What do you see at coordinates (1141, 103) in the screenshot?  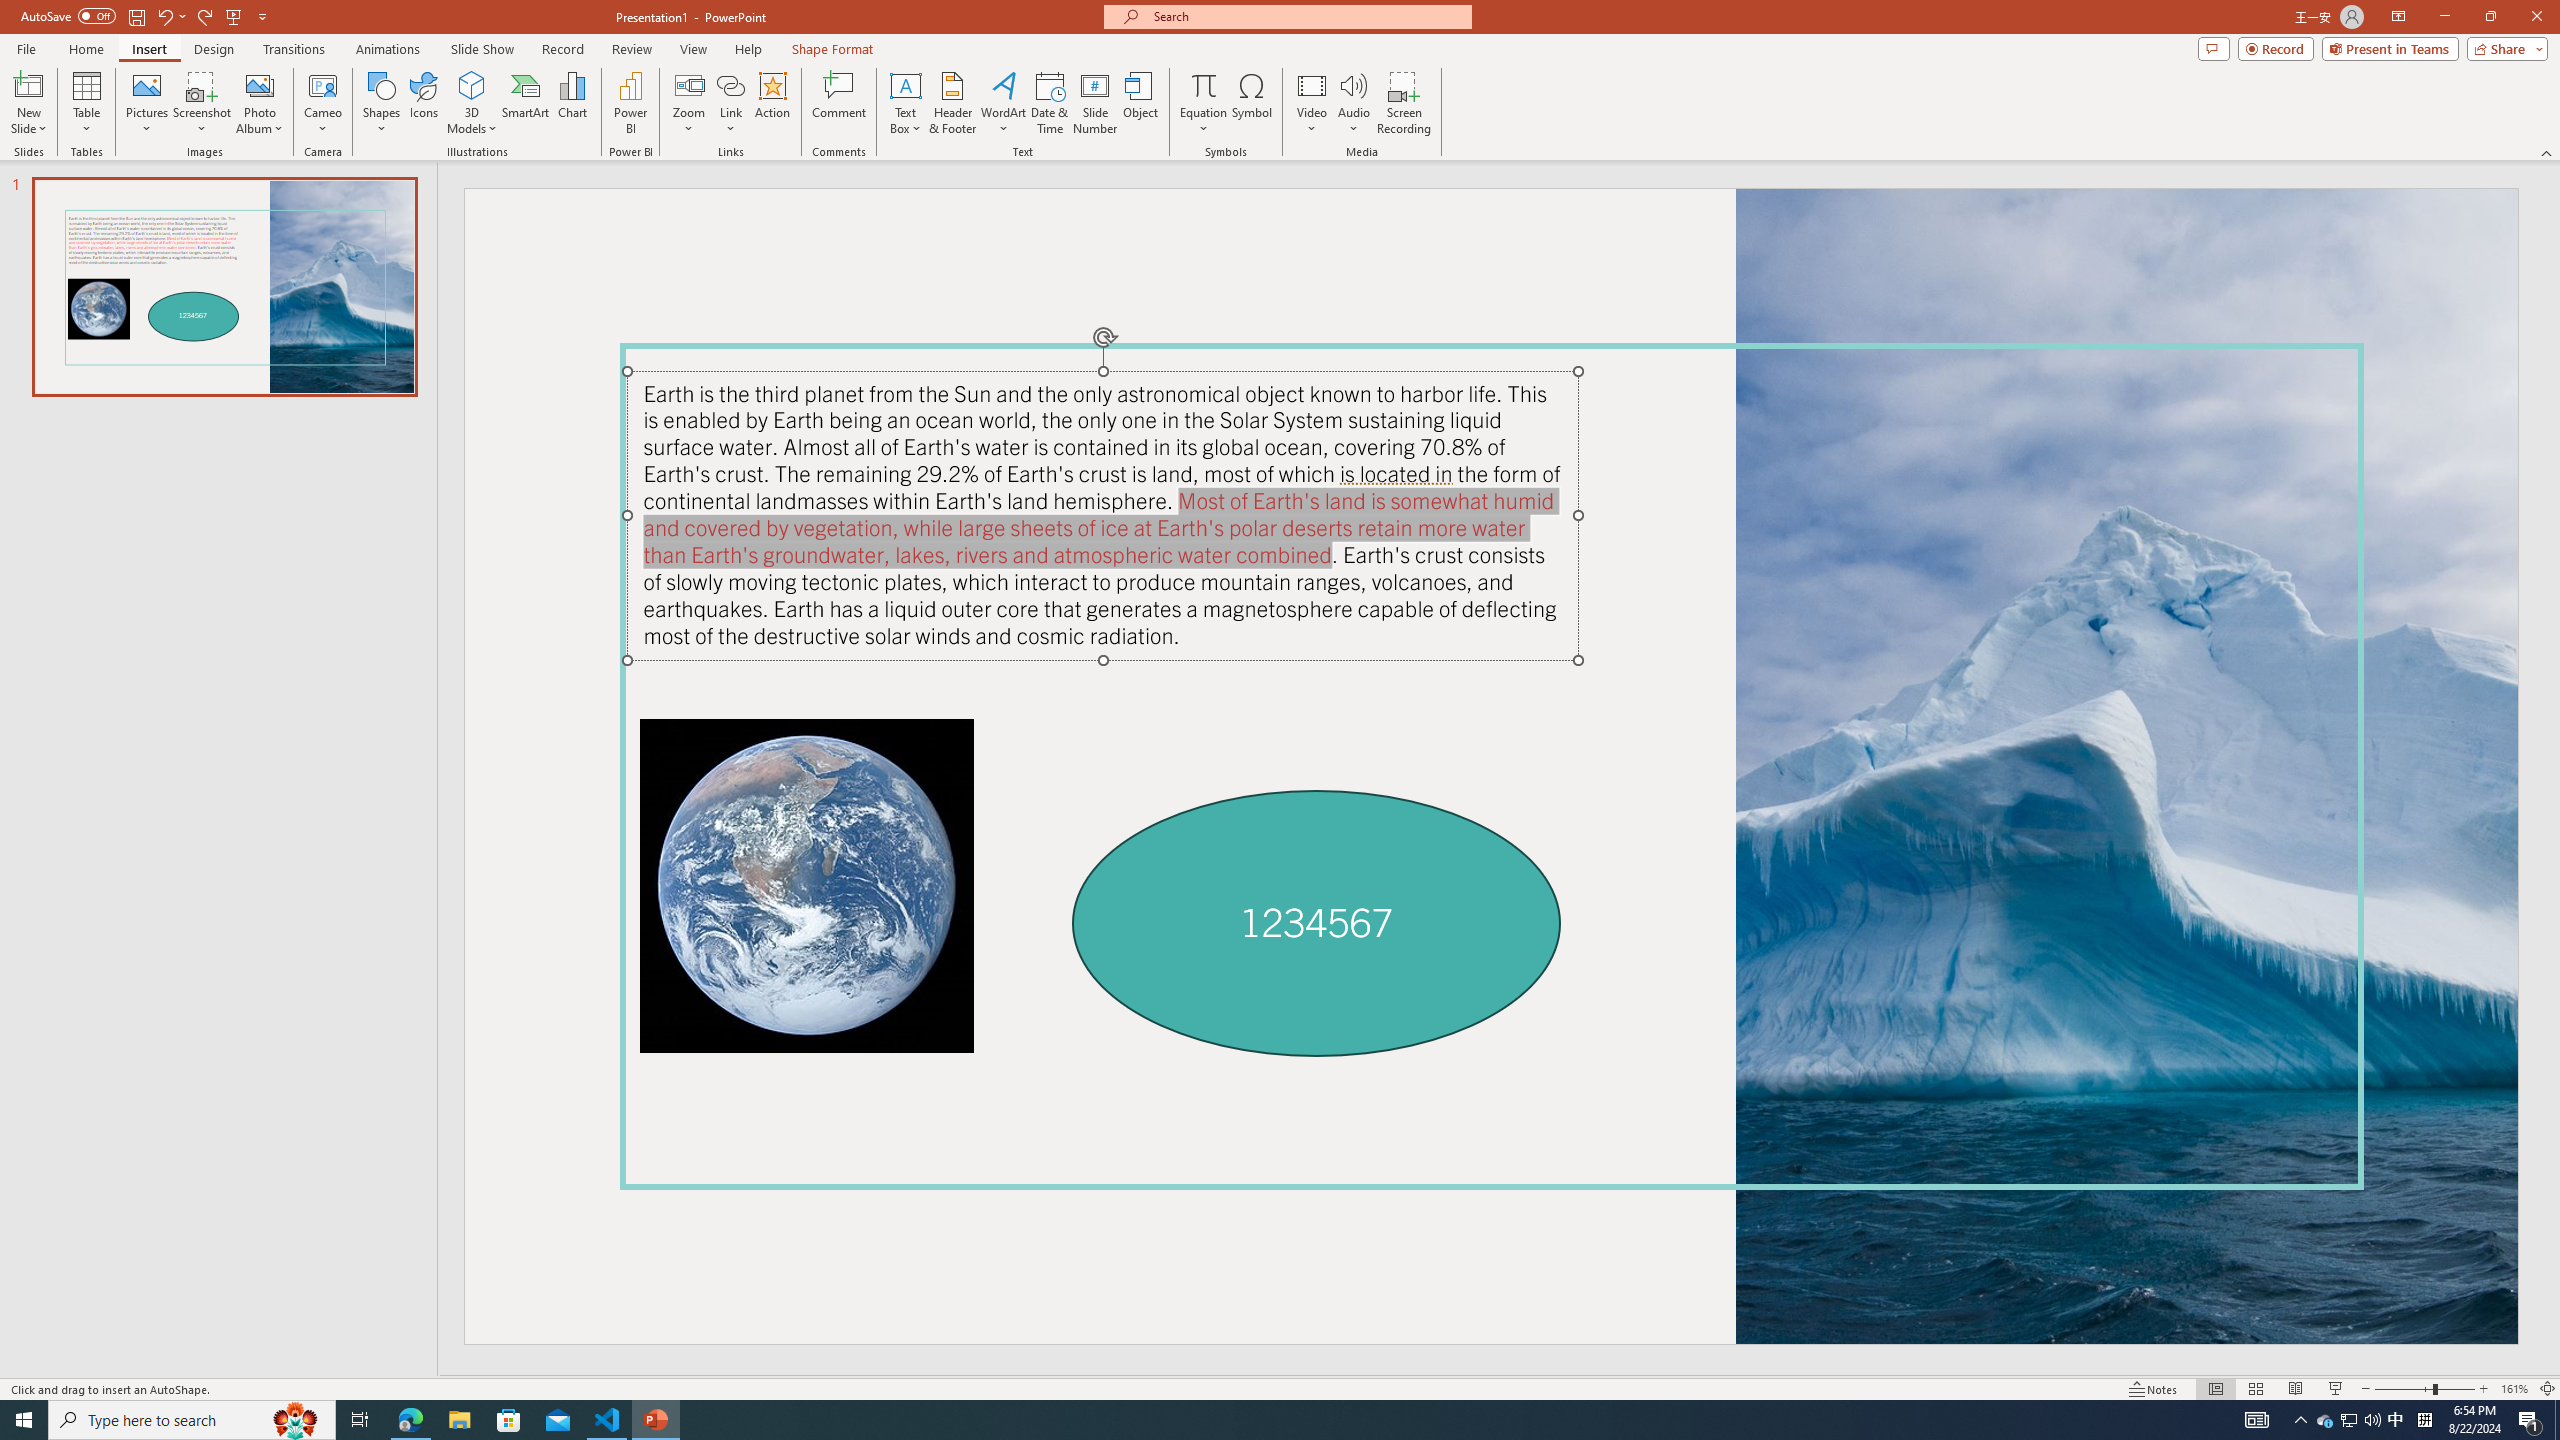 I see `'Object...'` at bounding box center [1141, 103].